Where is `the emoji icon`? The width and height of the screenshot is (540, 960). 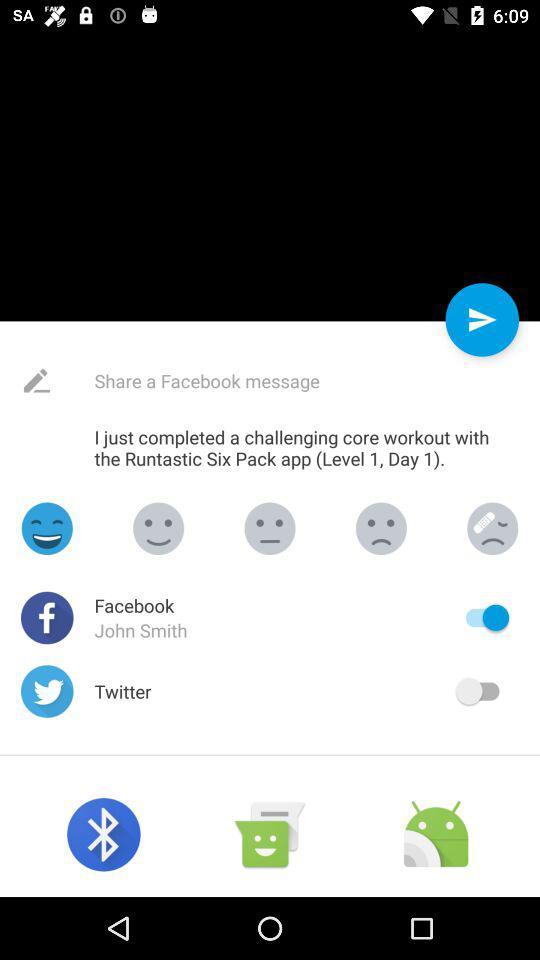
the emoji icon is located at coordinates (491, 527).